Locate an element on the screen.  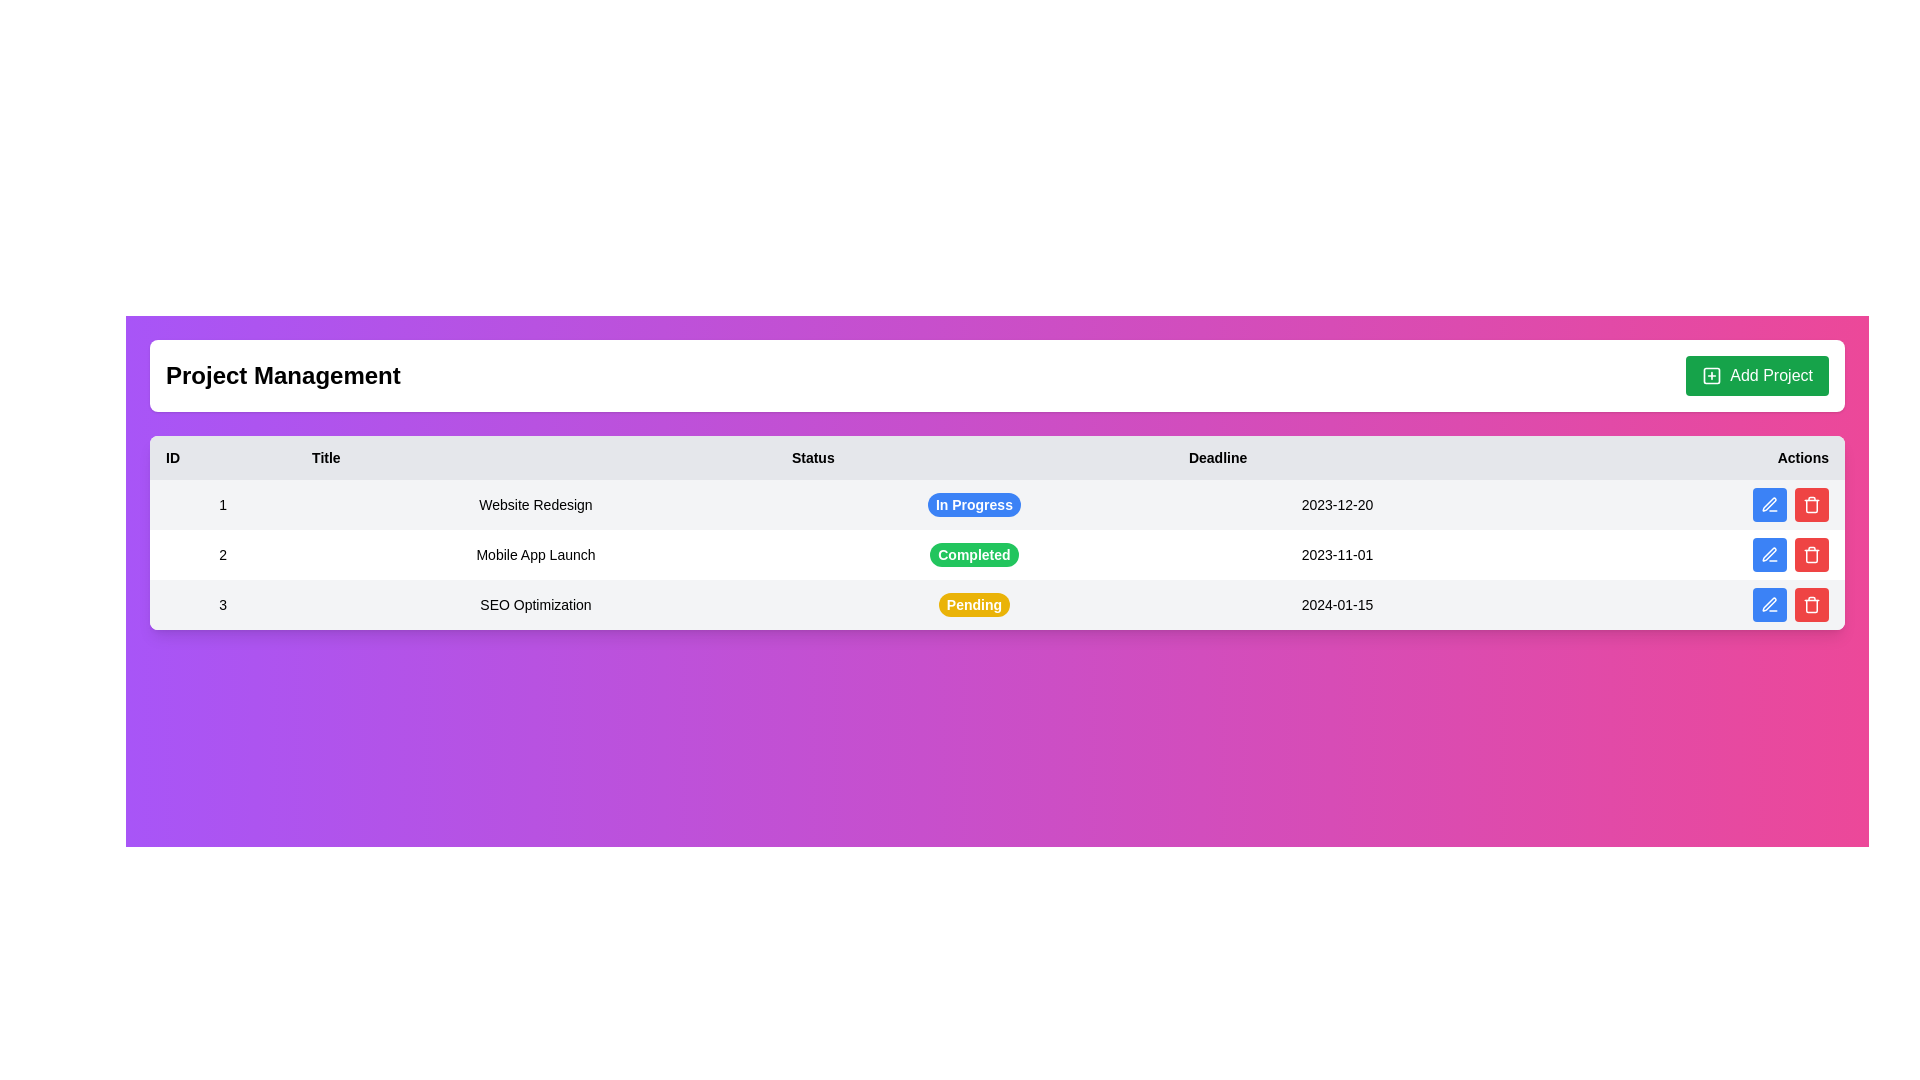
the red button with a trash icon located in the second position of the 'Actions' column in the third row of the table is located at coordinates (1811, 555).